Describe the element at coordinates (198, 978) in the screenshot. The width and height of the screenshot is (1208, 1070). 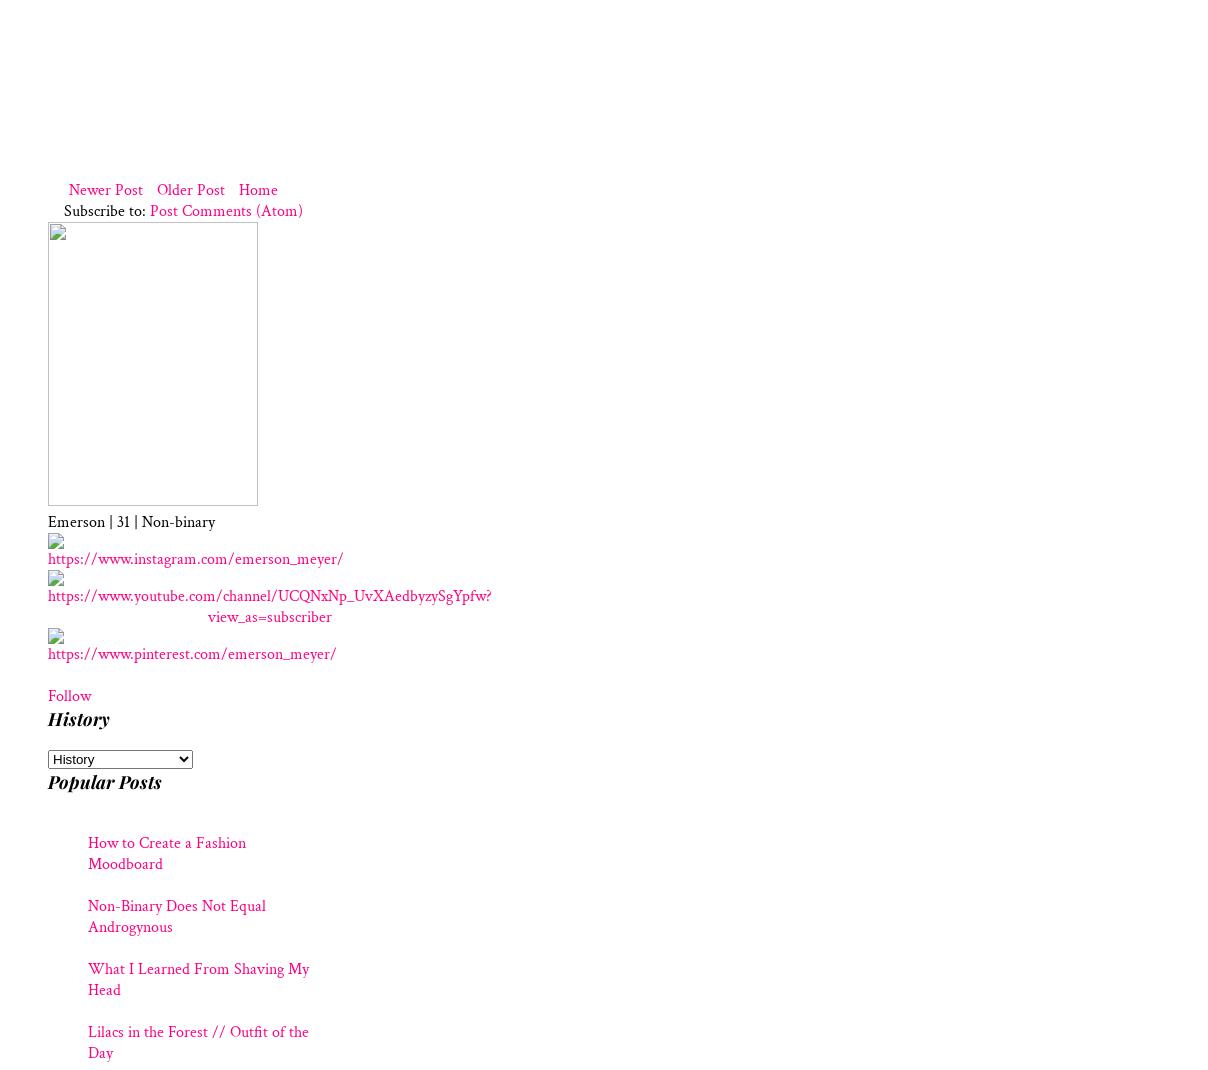
I see `'What I Learned From Shaving My Head'` at that location.